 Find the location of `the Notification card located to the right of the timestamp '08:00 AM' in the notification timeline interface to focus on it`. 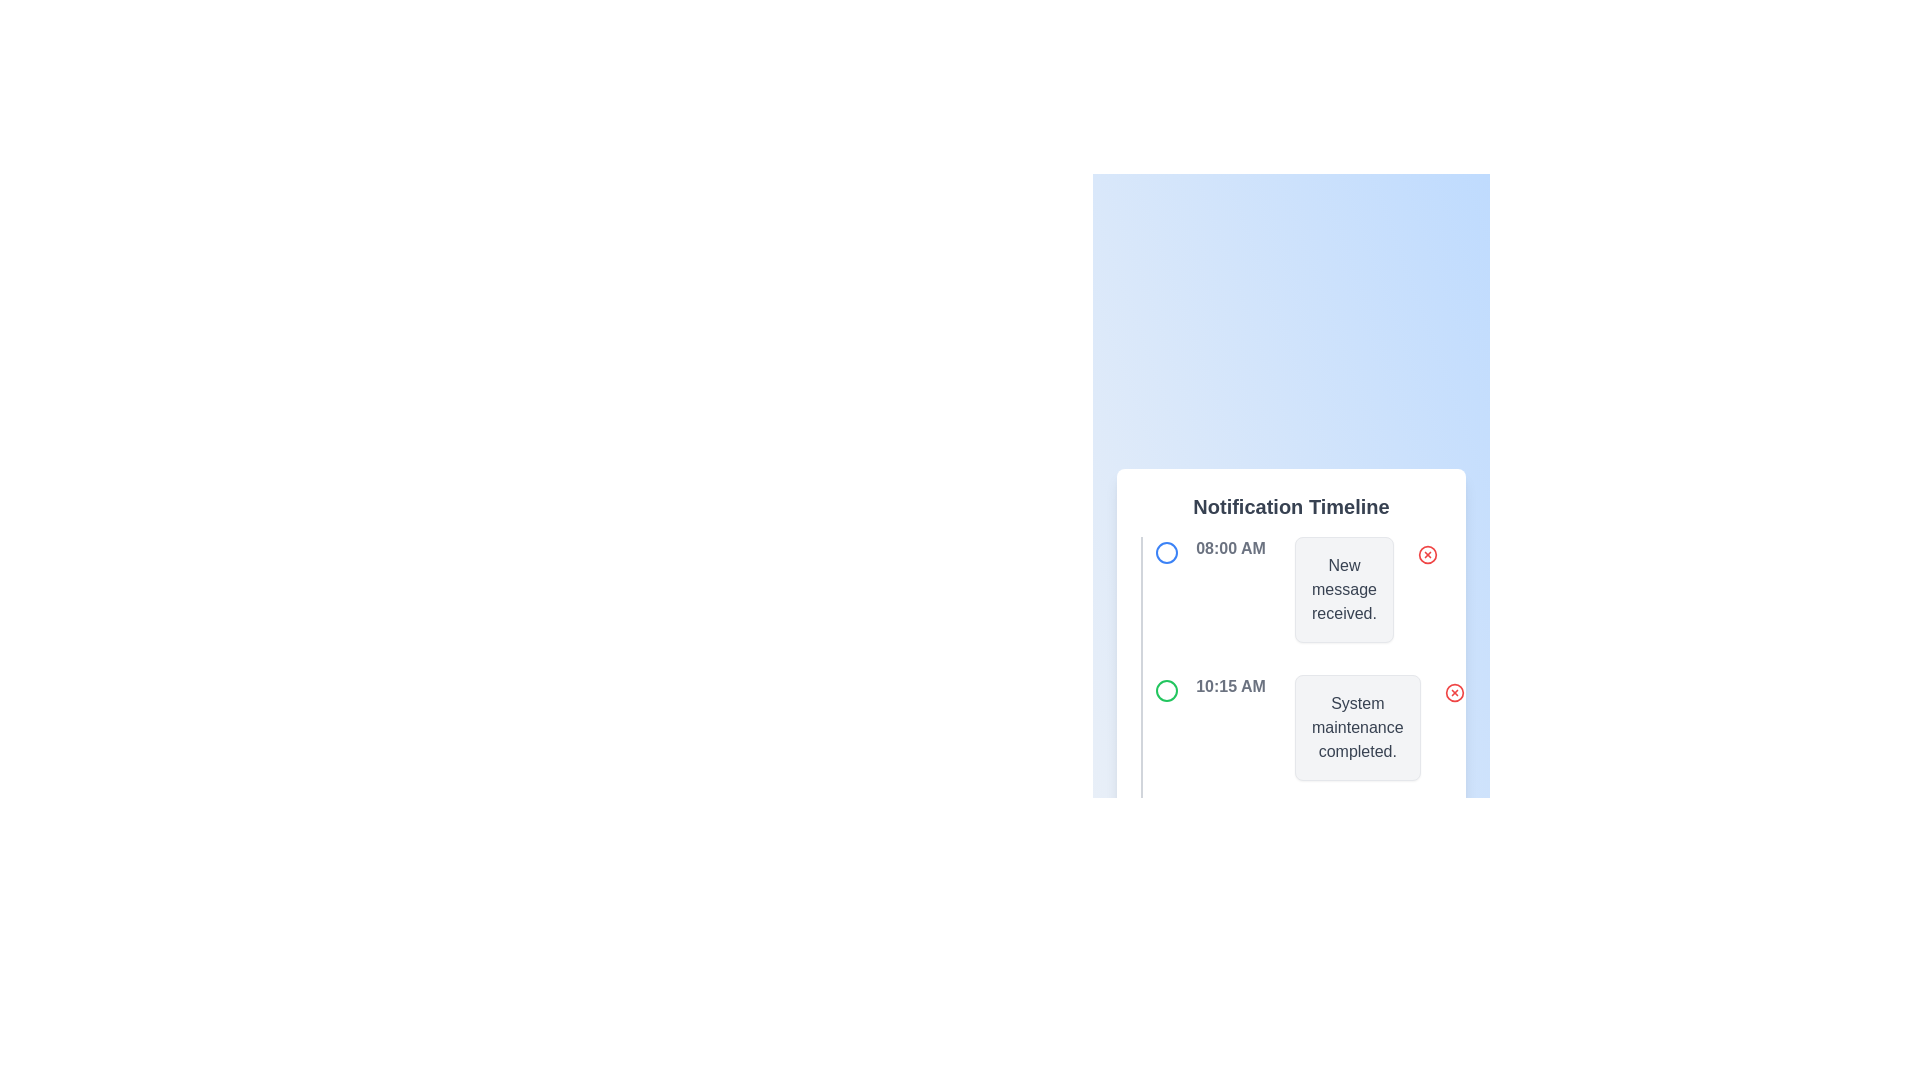

the Notification card located to the right of the timestamp '08:00 AM' in the notification timeline interface to focus on it is located at coordinates (1344, 589).